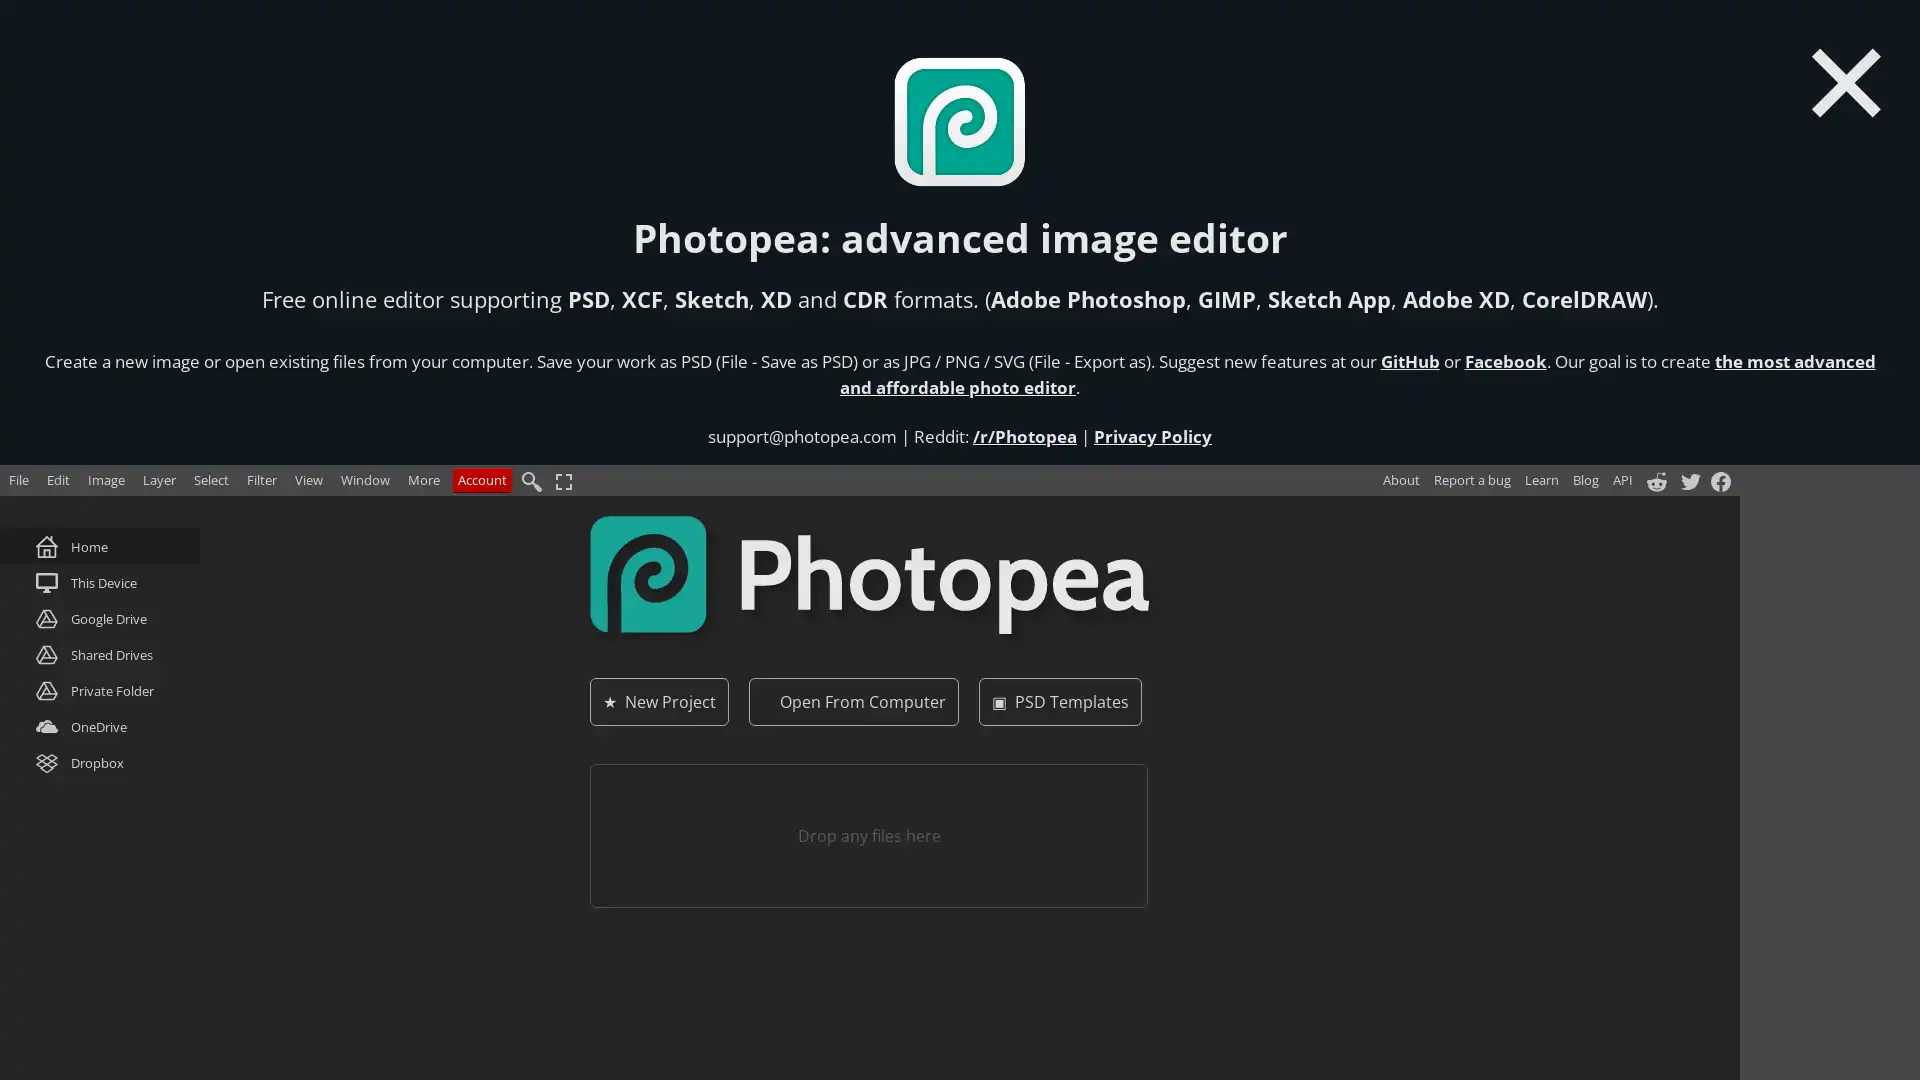 The image size is (1920, 1080). What do you see at coordinates (58, 15) in the screenshot?
I see `Edit` at bounding box center [58, 15].